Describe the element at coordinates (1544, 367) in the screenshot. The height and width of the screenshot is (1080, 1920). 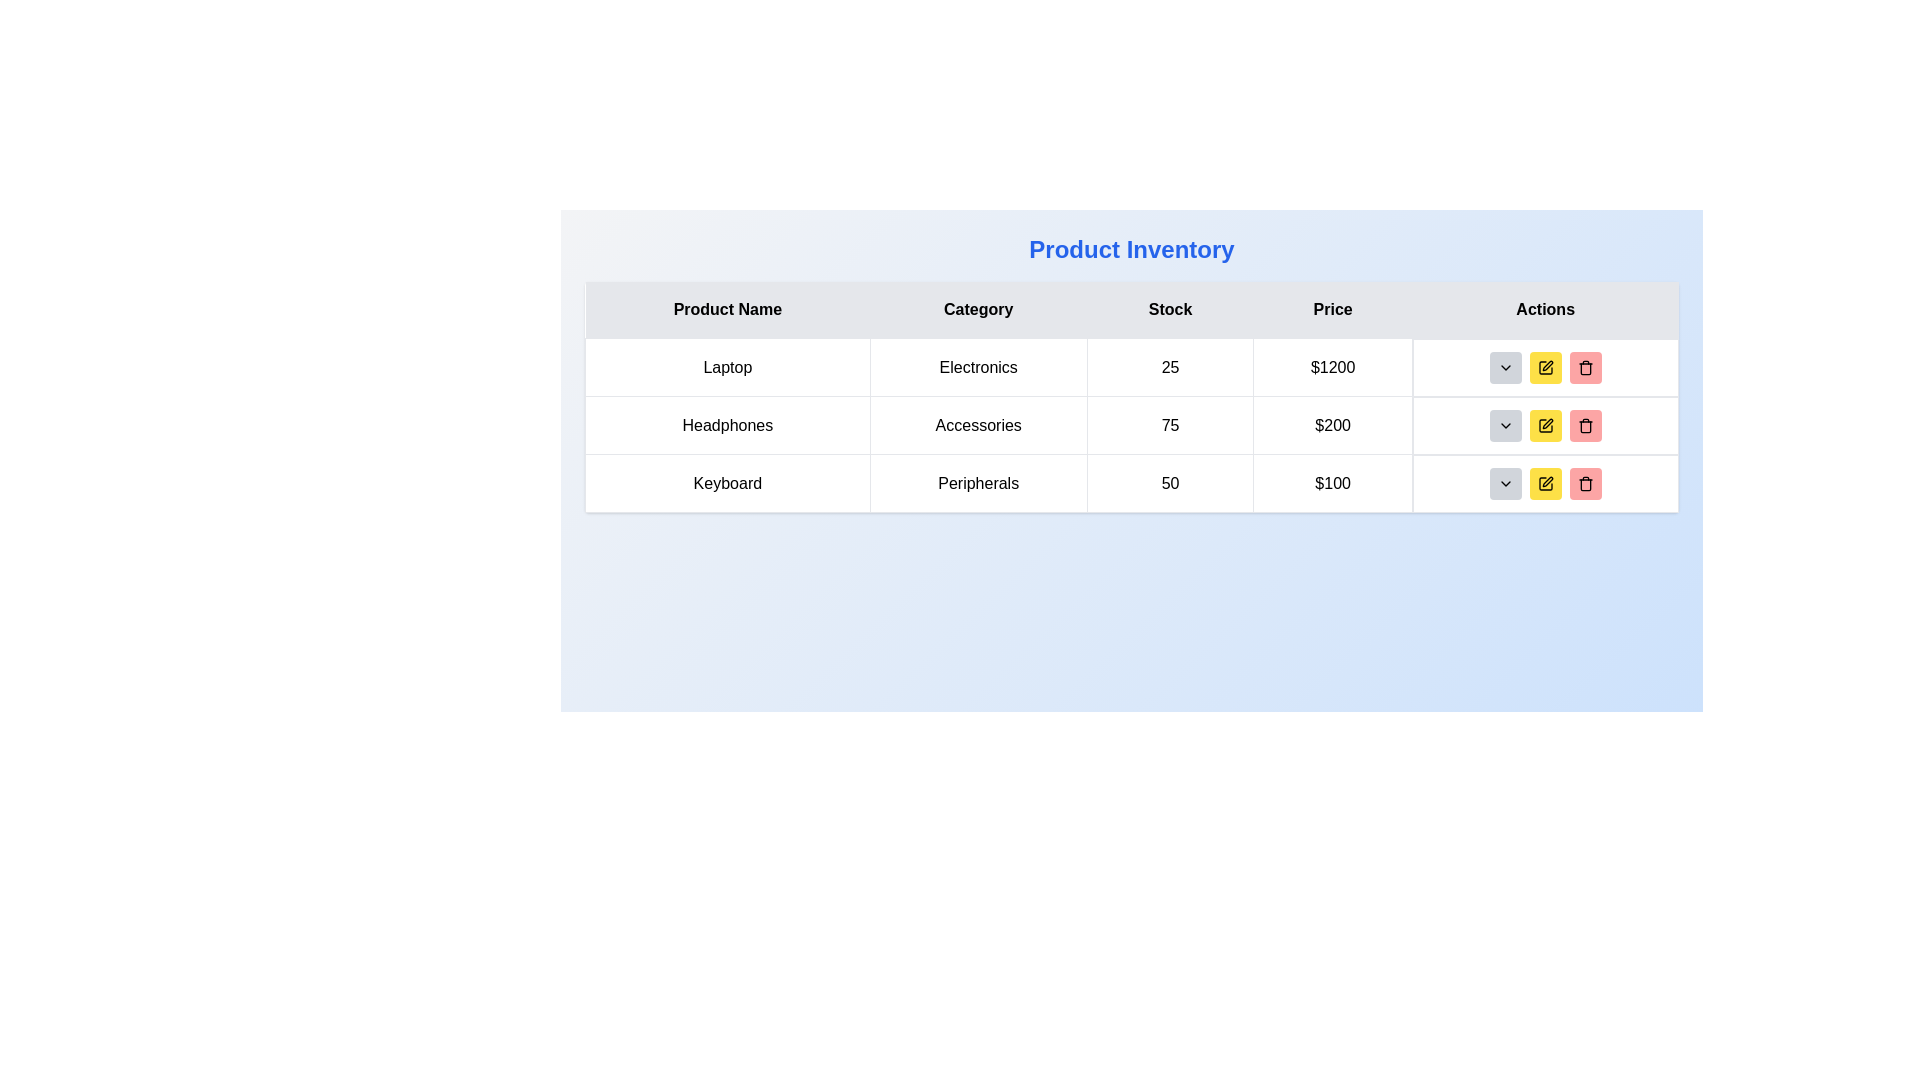
I see `the yellow button with a pen icon located in the third row of the action buttons table` at that location.